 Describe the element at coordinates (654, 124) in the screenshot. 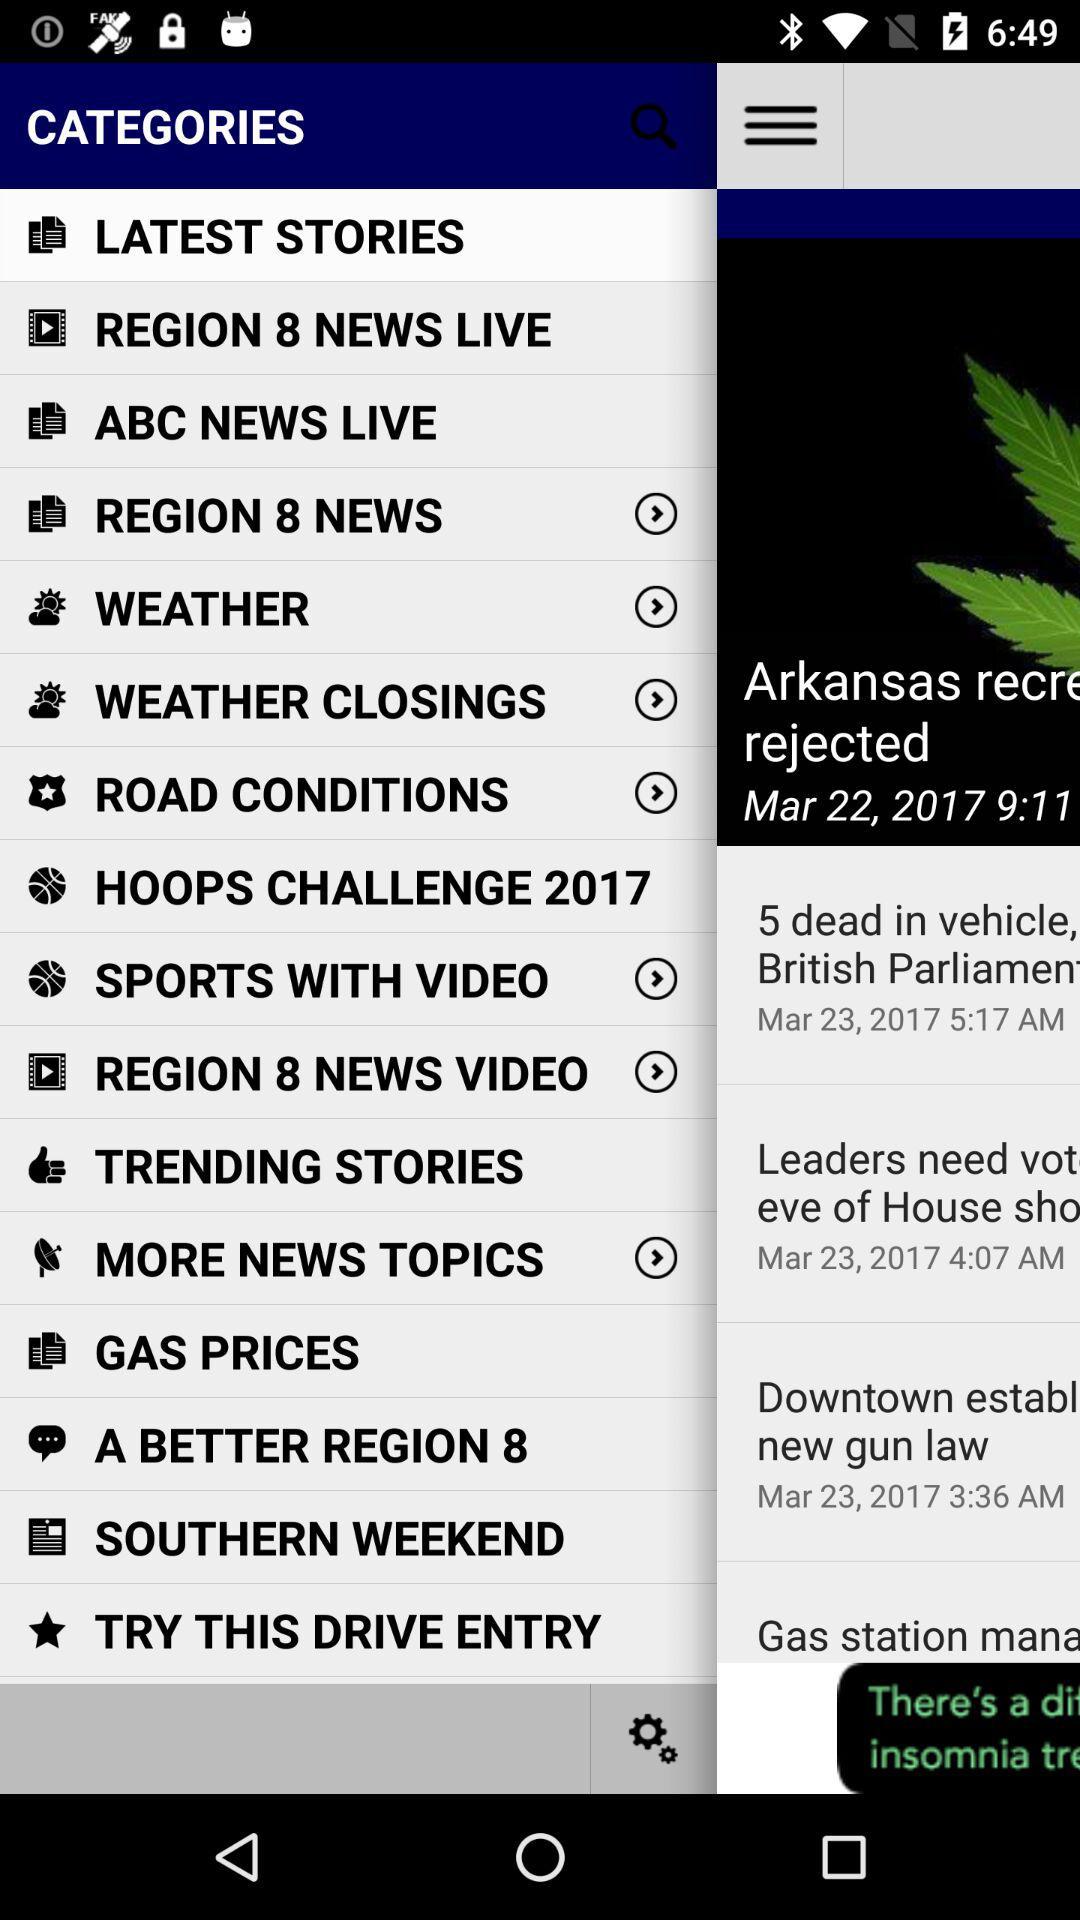

I see `the search icon` at that location.